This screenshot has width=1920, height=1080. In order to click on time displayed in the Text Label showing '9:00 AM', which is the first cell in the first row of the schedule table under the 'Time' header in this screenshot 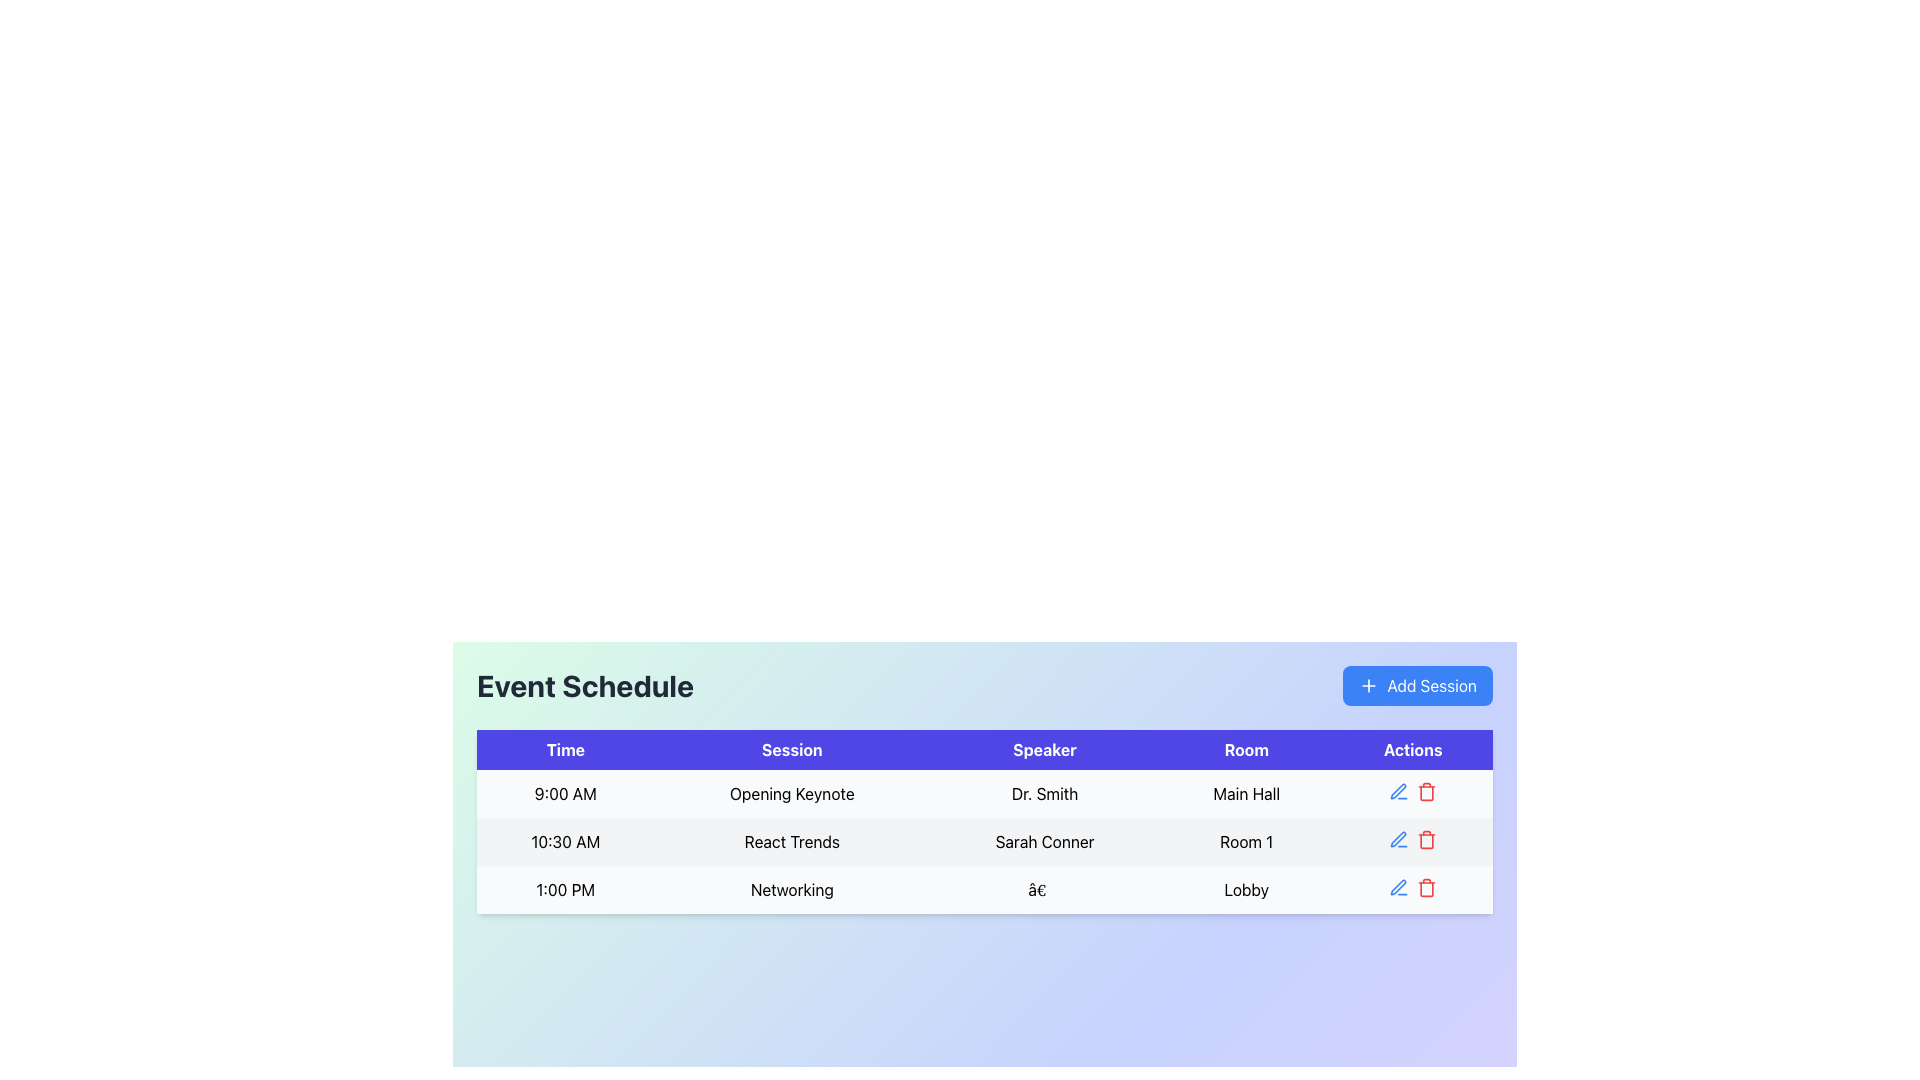, I will do `click(564, 793)`.